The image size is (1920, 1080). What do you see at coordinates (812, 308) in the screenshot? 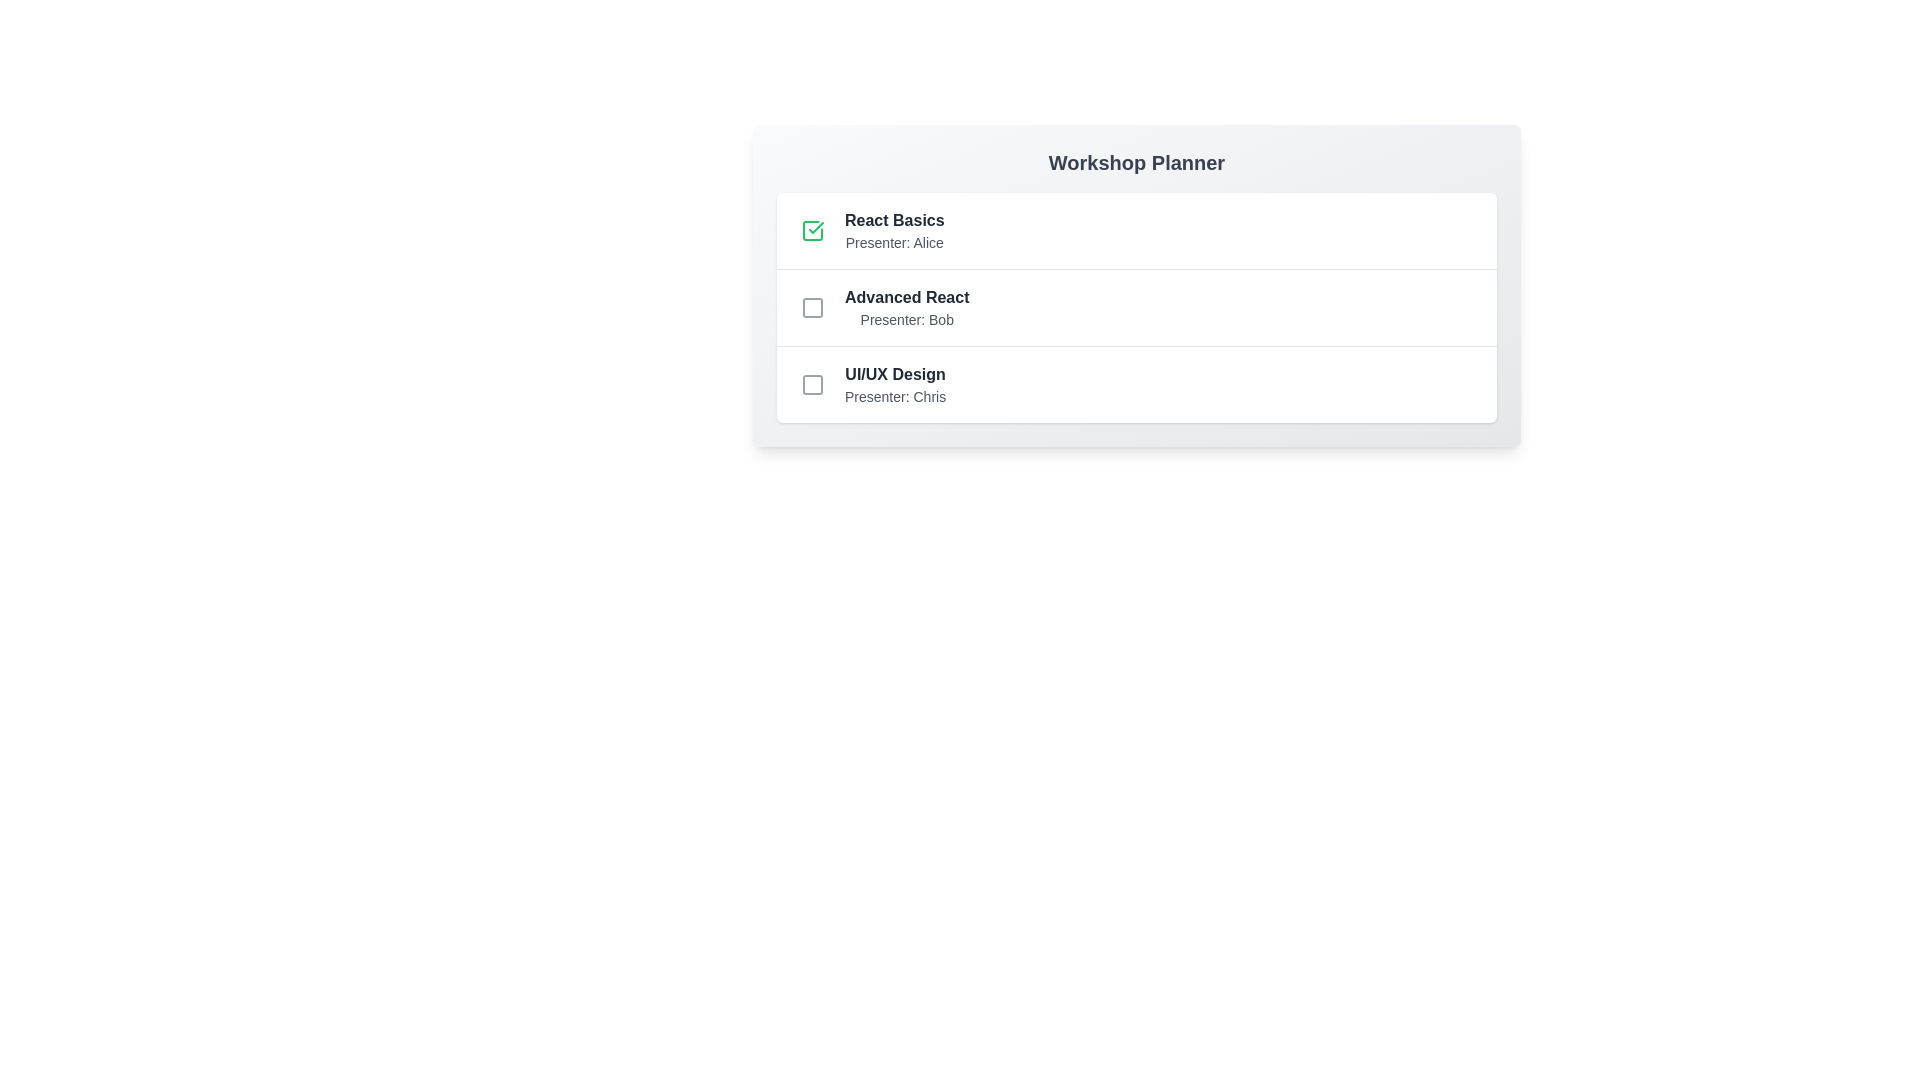
I see `the session identified by Advanced React` at bounding box center [812, 308].